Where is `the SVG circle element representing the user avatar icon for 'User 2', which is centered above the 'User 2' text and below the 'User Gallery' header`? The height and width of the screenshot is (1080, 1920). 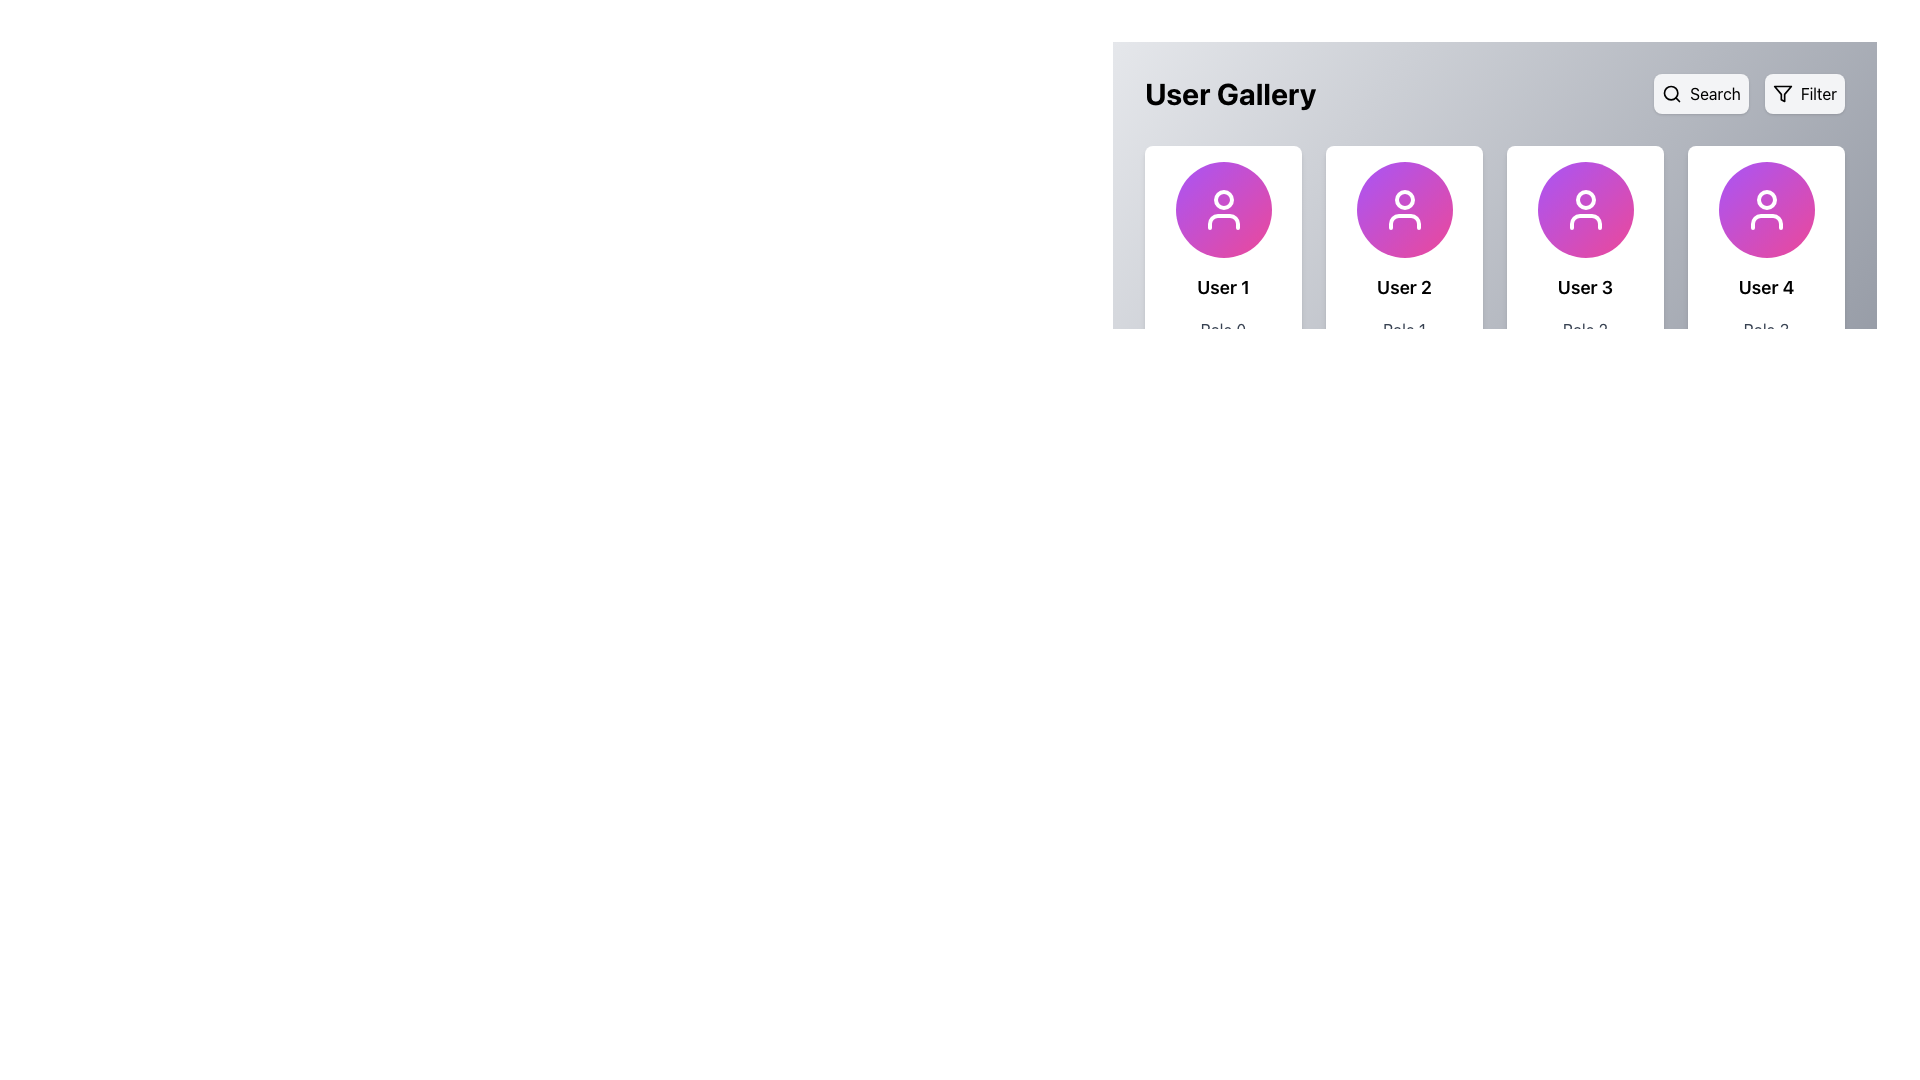 the SVG circle element representing the user avatar icon for 'User 2', which is centered above the 'User 2' text and below the 'User Gallery' header is located at coordinates (1403, 200).